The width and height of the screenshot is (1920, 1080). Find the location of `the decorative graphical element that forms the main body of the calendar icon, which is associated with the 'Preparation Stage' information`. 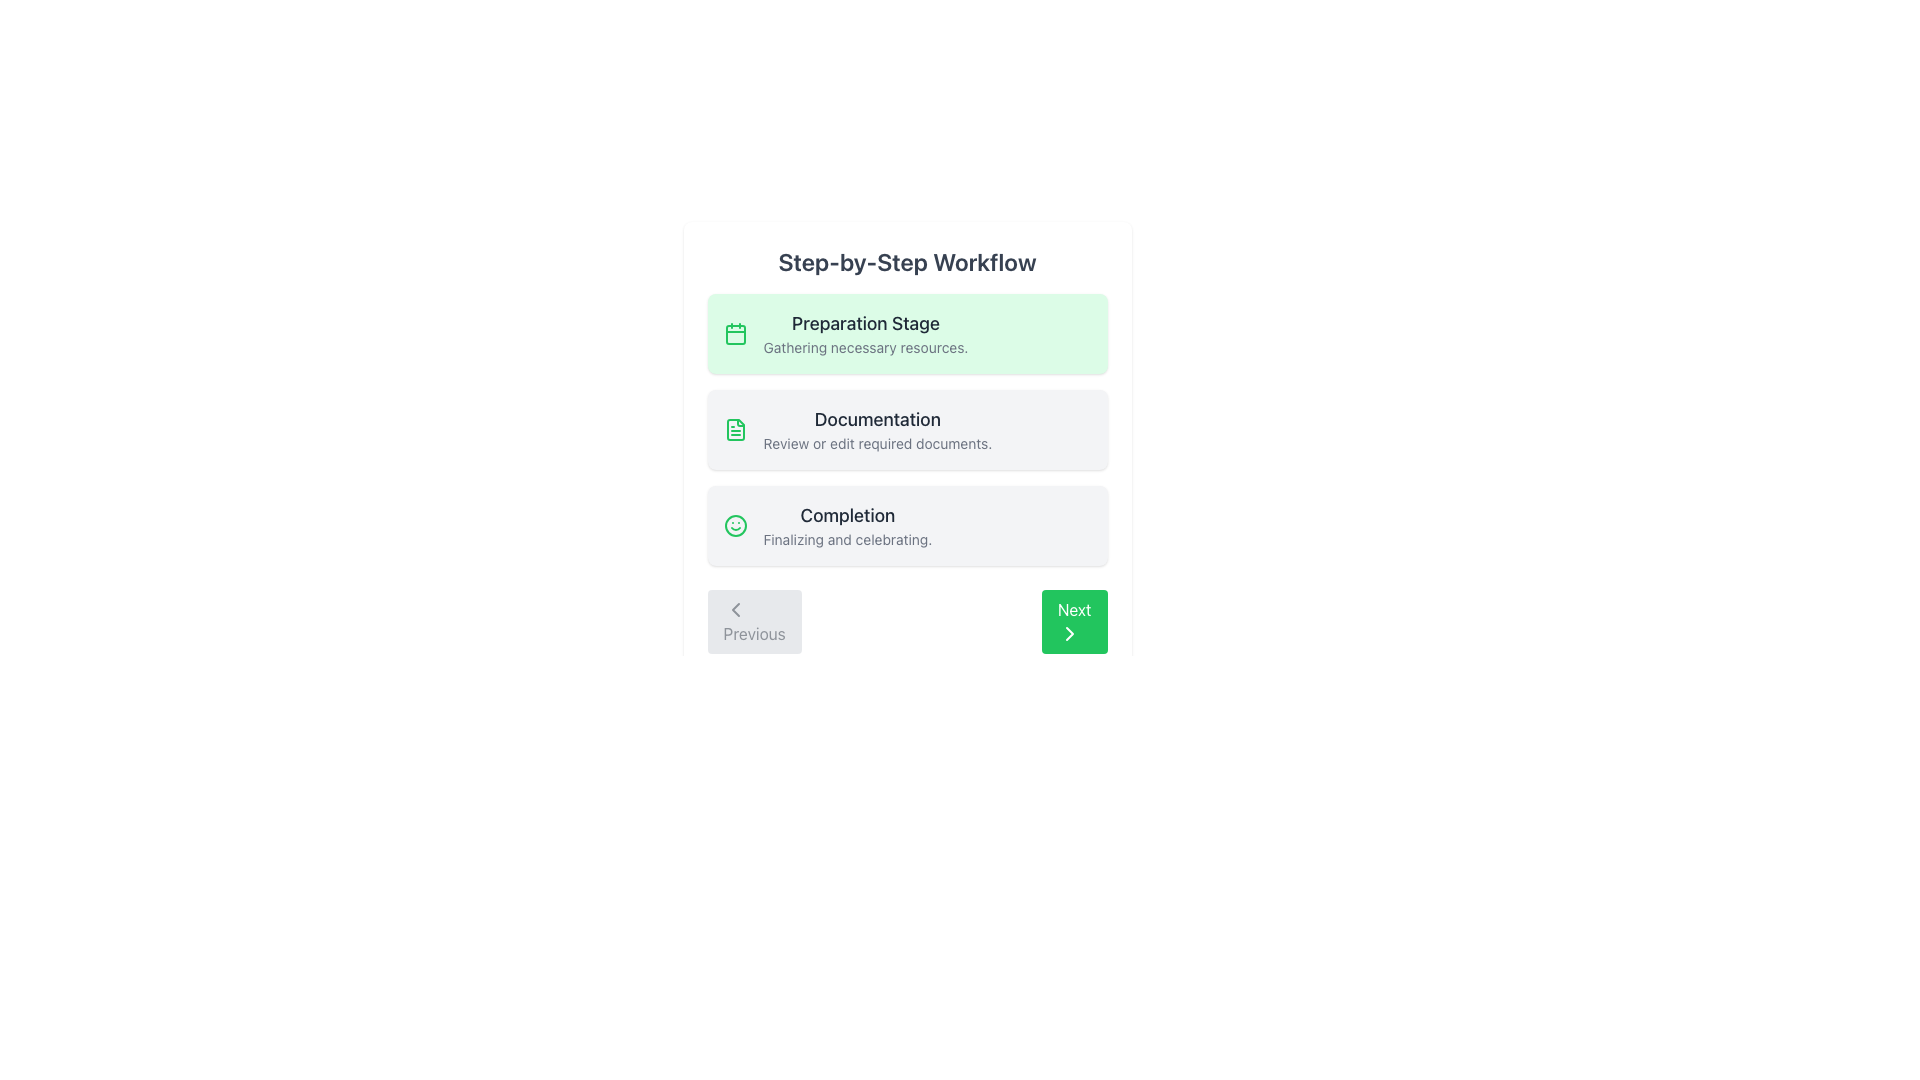

the decorative graphical element that forms the main body of the calendar icon, which is associated with the 'Preparation Stage' information is located at coordinates (734, 334).